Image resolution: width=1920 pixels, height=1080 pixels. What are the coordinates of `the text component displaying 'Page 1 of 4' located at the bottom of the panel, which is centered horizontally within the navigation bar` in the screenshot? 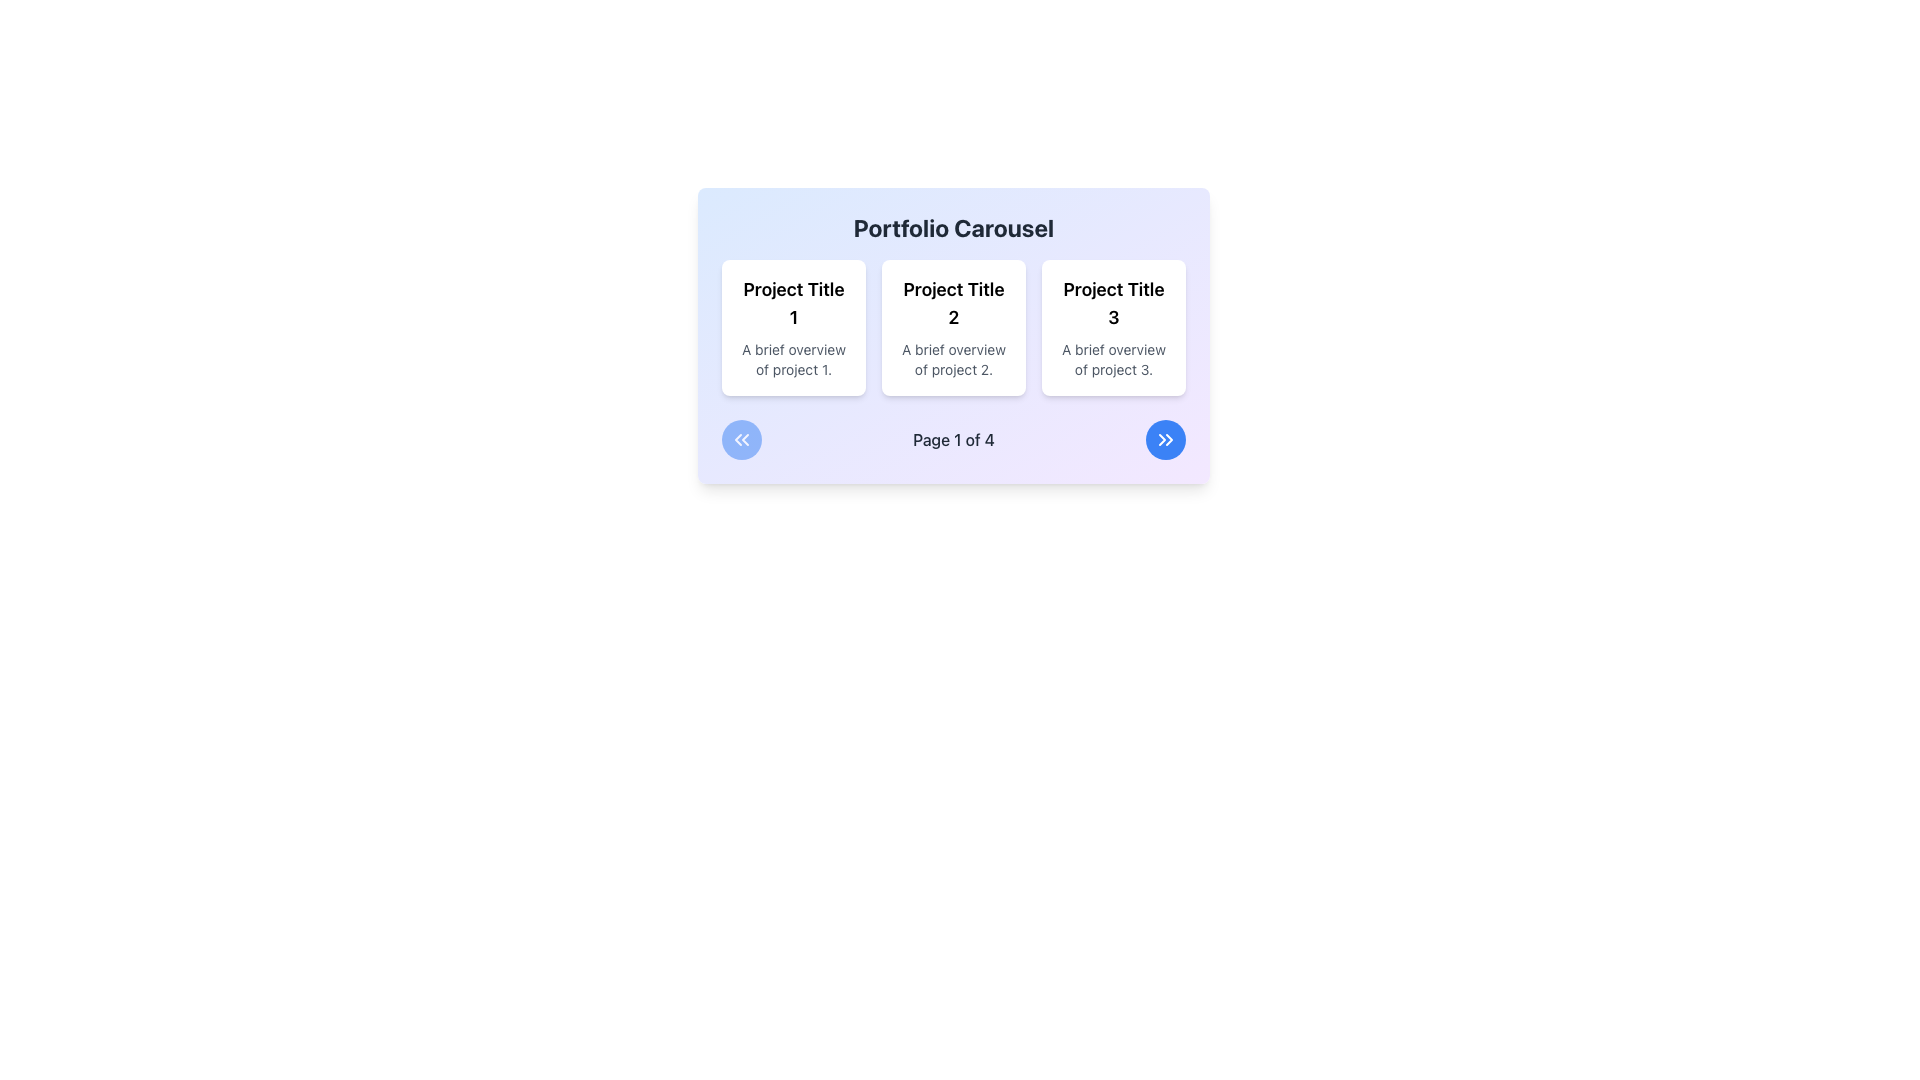 It's located at (953, 438).